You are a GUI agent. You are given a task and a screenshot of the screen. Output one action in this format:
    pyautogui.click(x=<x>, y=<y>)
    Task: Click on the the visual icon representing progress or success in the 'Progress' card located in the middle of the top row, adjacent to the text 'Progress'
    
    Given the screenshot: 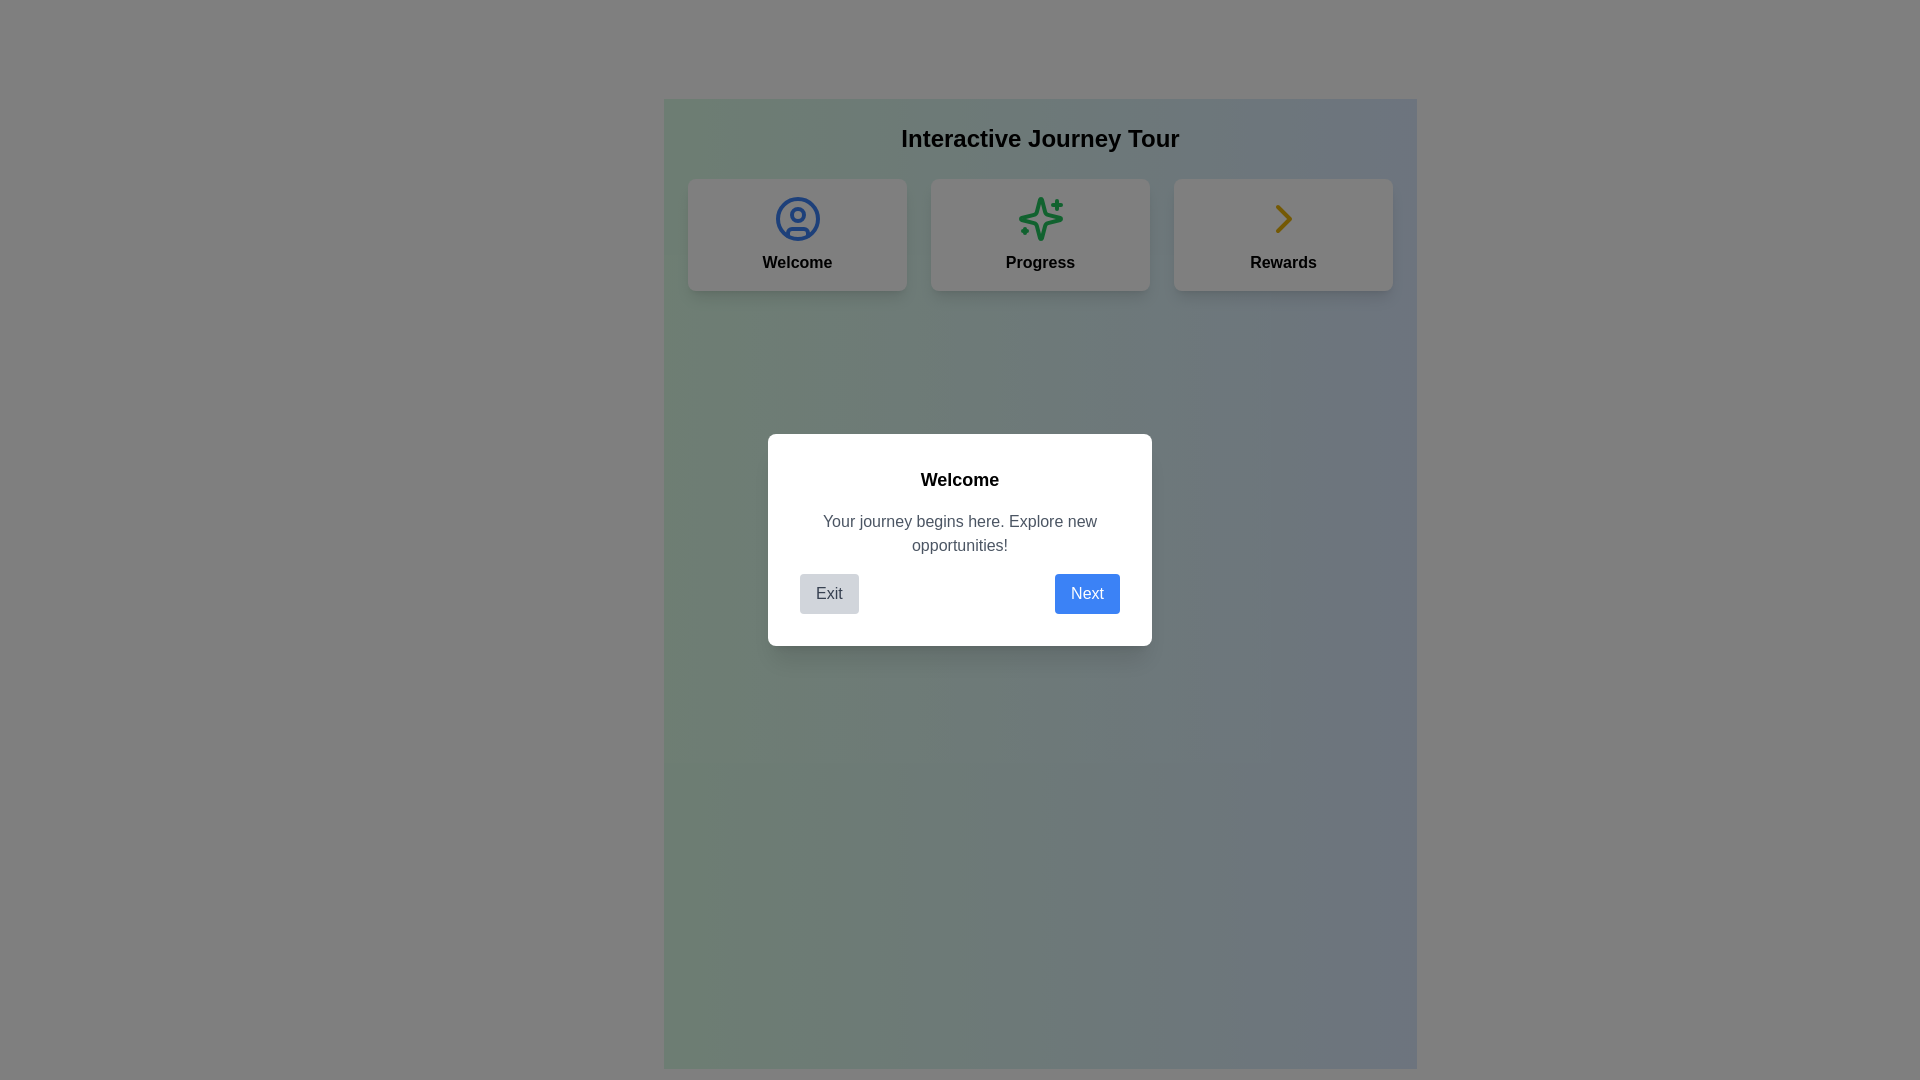 What is the action you would take?
    pyautogui.click(x=1040, y=219)
    